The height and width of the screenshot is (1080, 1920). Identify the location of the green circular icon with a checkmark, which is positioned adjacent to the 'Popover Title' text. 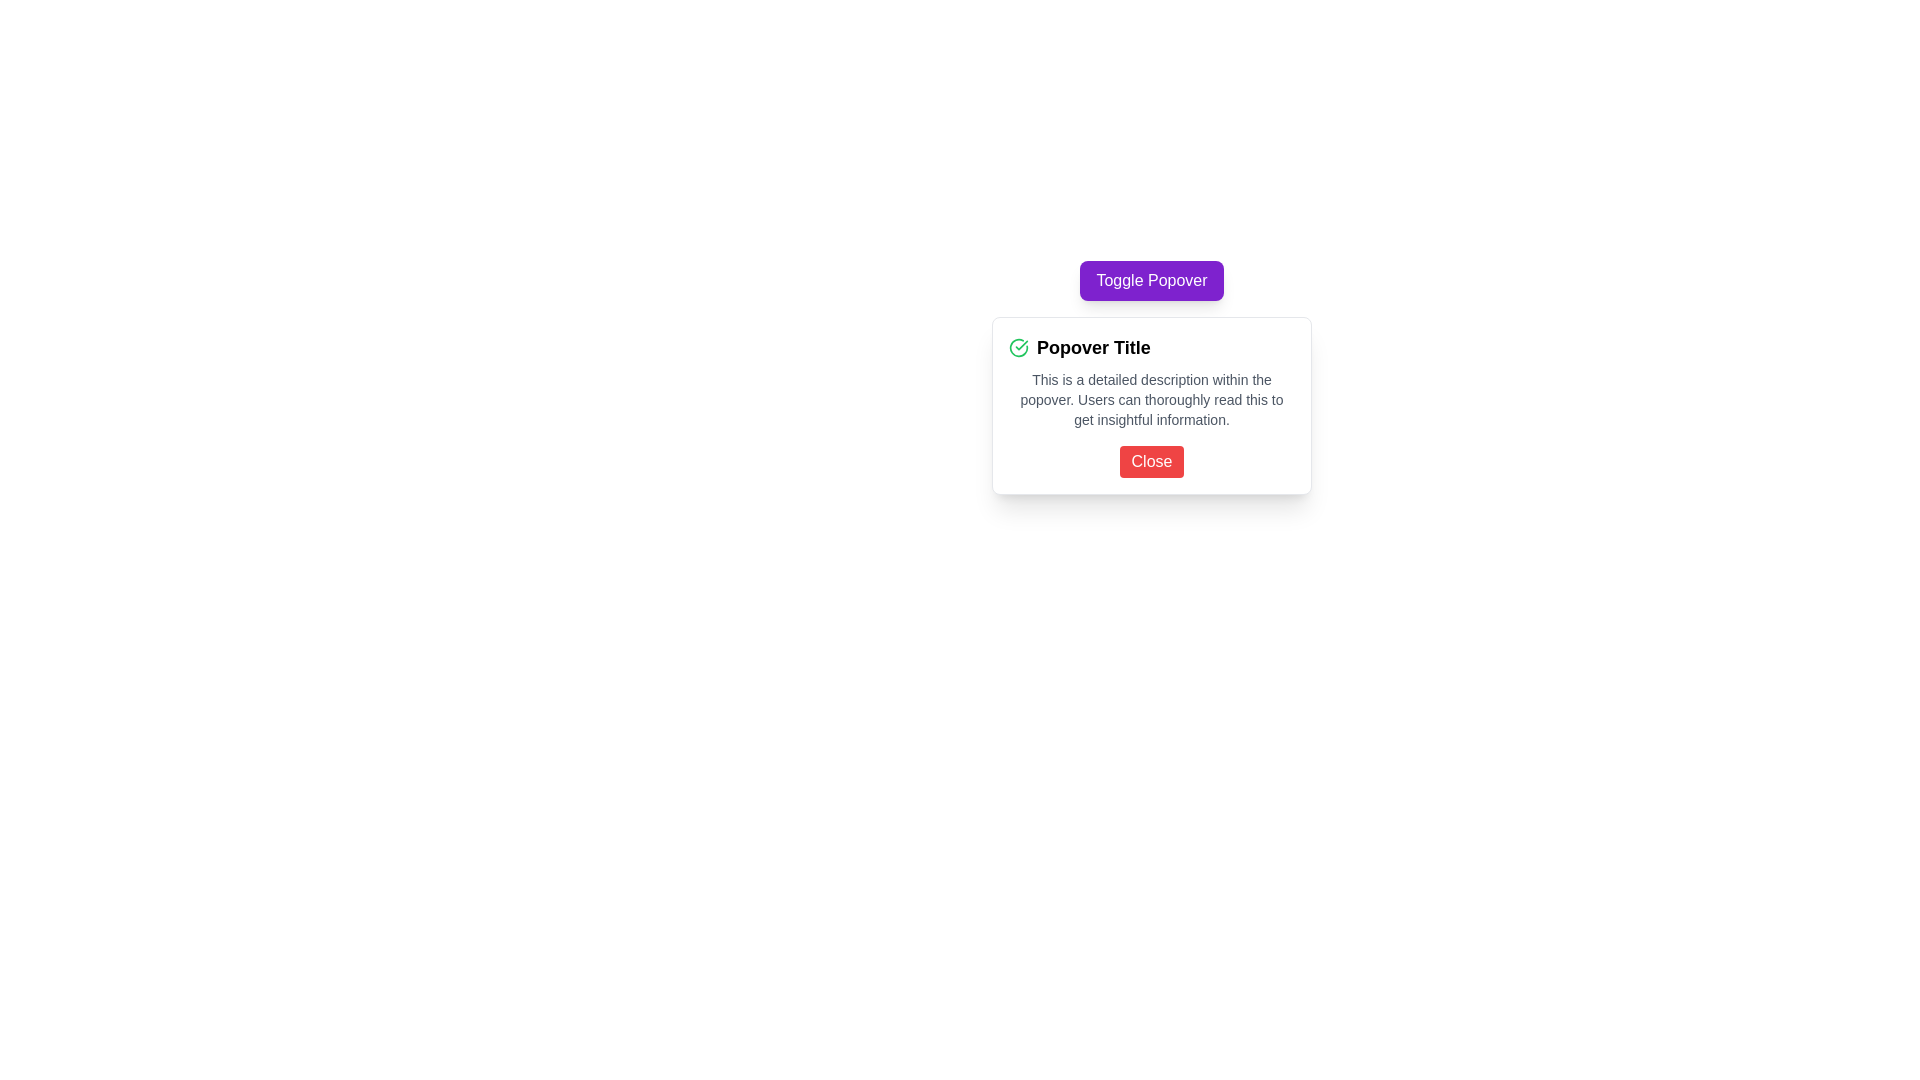
(1018, 346).